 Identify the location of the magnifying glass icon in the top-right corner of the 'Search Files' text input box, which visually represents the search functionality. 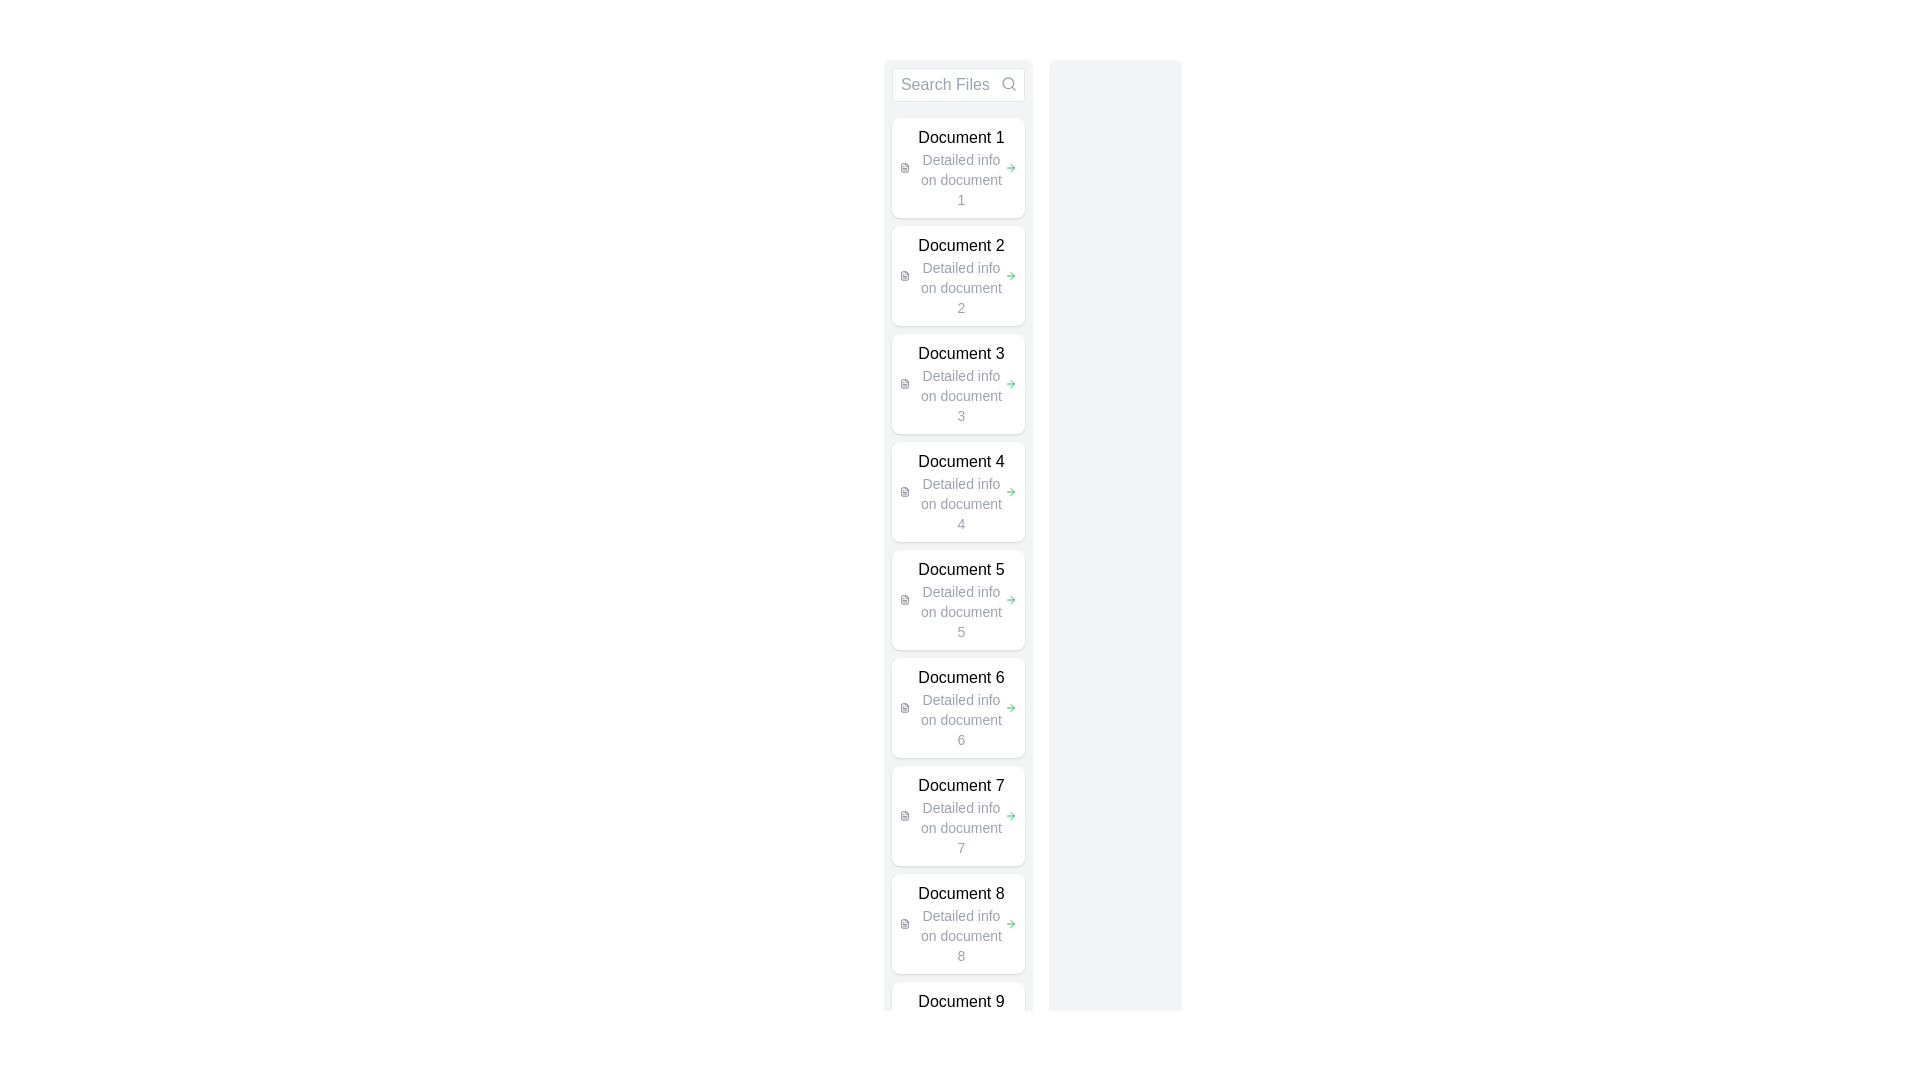
(1008, 83).